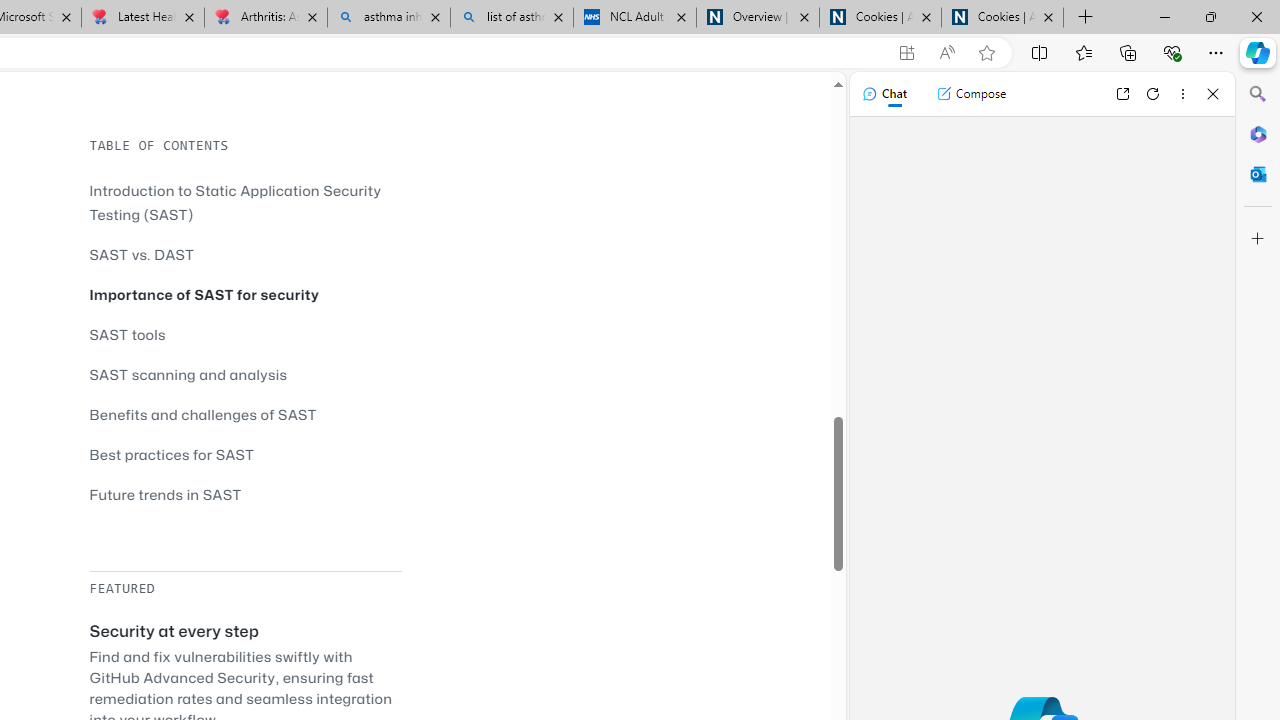  Describe the element at coordinates (172, 454) in the screenshot. I see `'Best practices for SAST'` at that location.